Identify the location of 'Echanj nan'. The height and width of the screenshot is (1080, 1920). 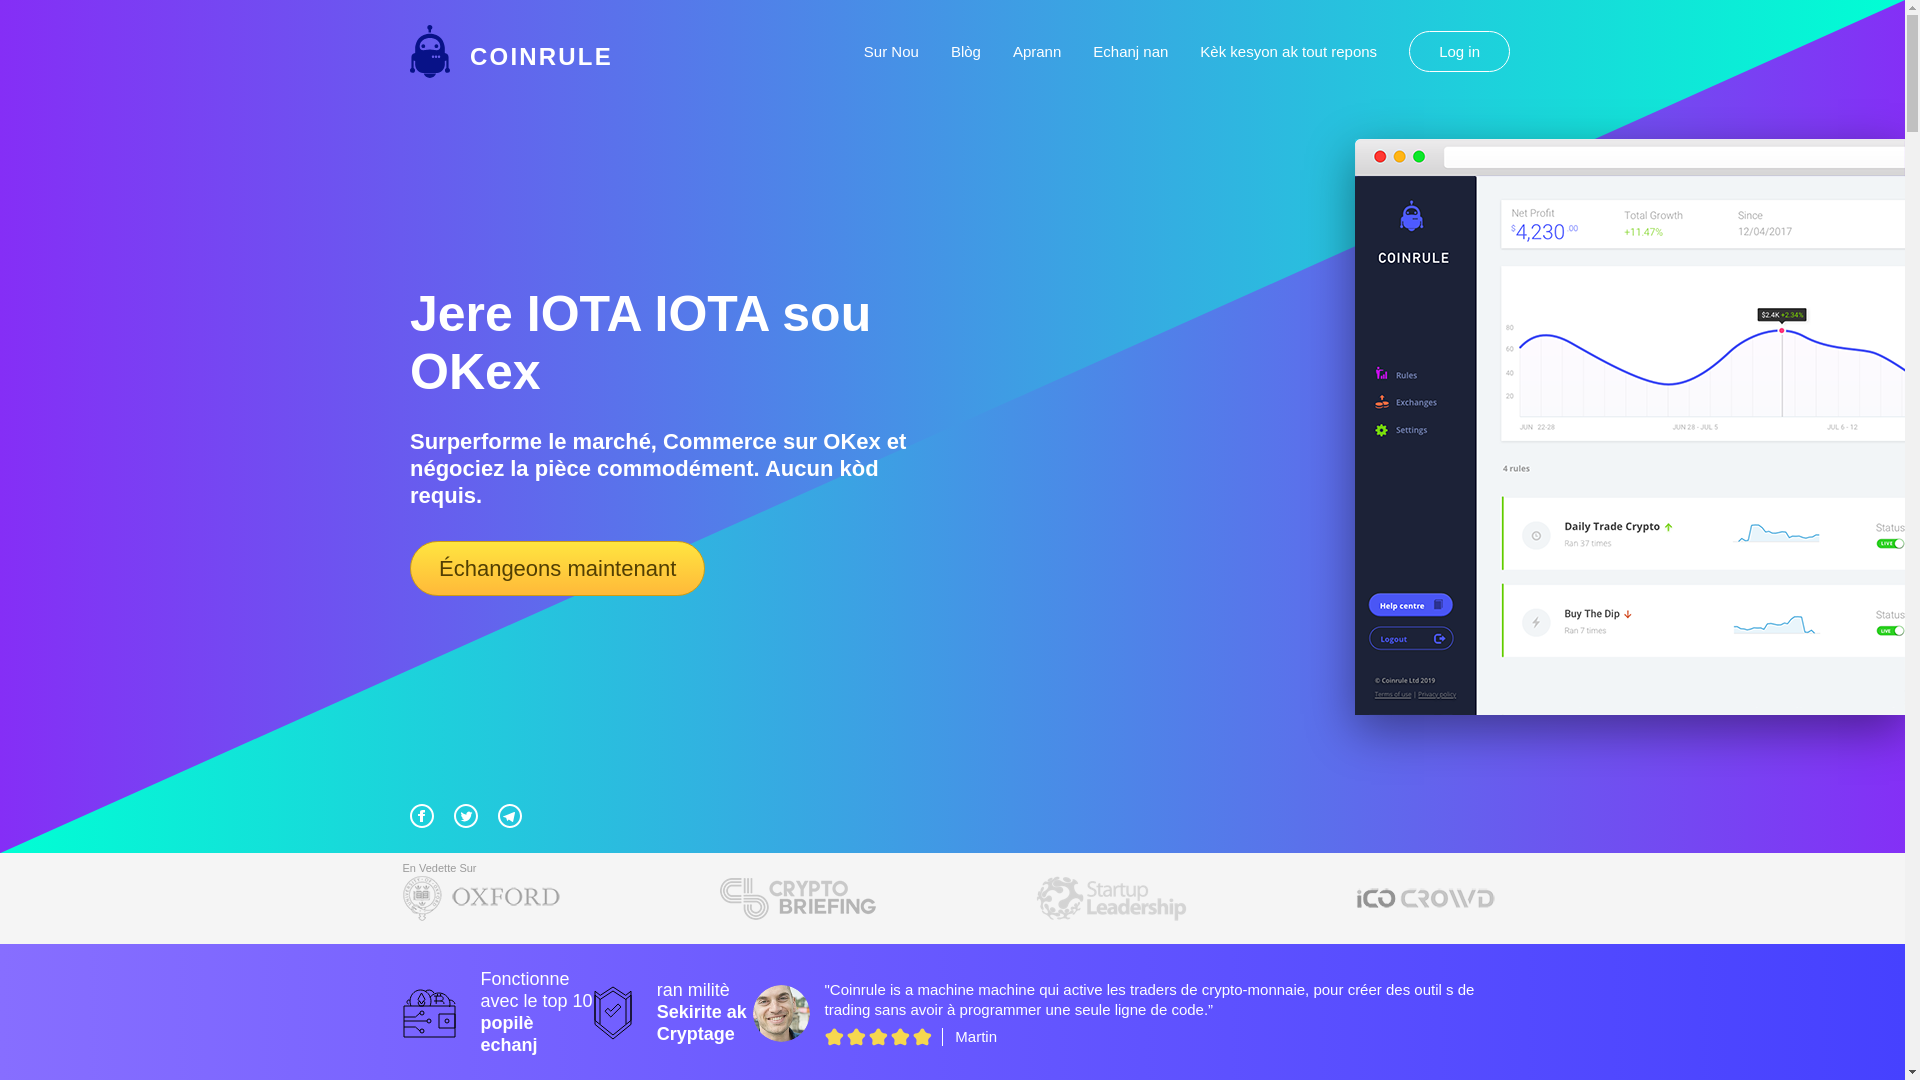
(1130, 50).